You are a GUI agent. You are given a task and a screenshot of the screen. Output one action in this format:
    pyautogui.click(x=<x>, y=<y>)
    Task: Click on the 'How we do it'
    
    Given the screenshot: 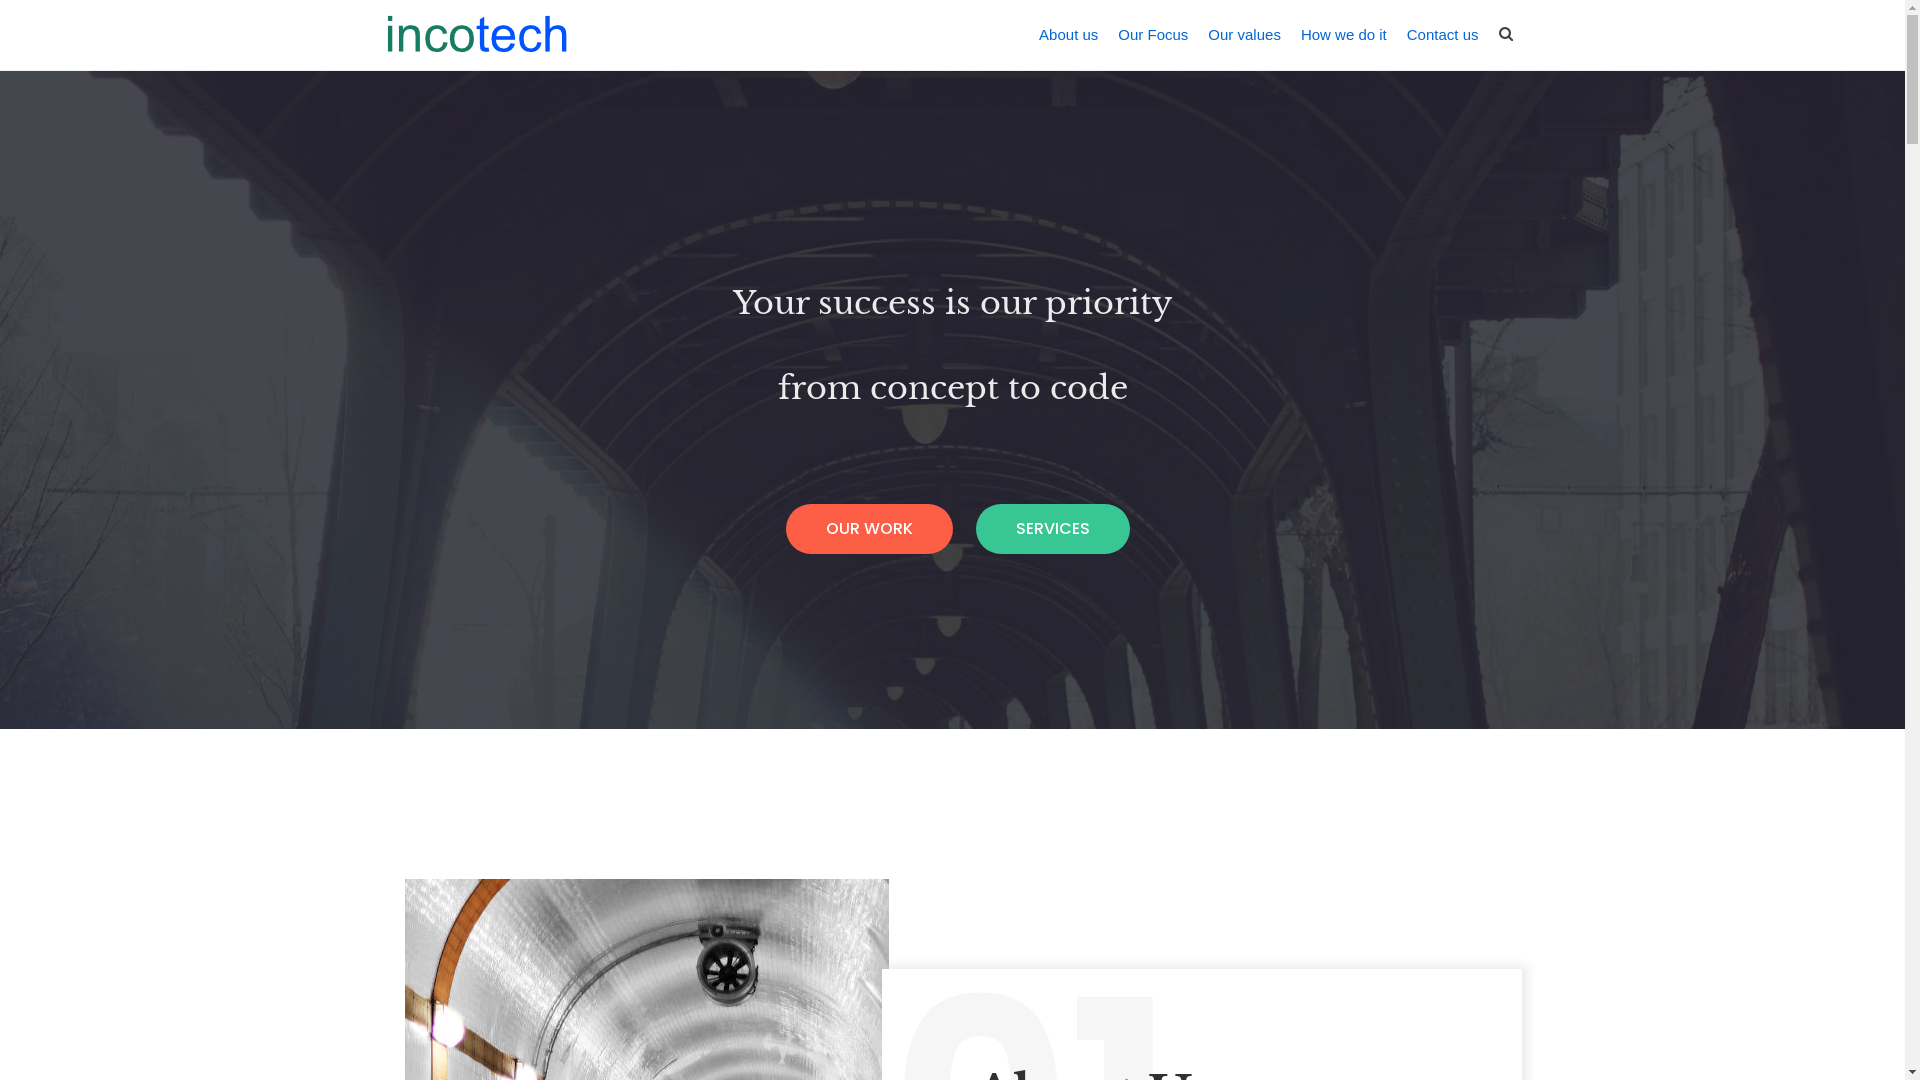 What is the action you would take?
    pyautogui.click(x=1344, y=34)
    